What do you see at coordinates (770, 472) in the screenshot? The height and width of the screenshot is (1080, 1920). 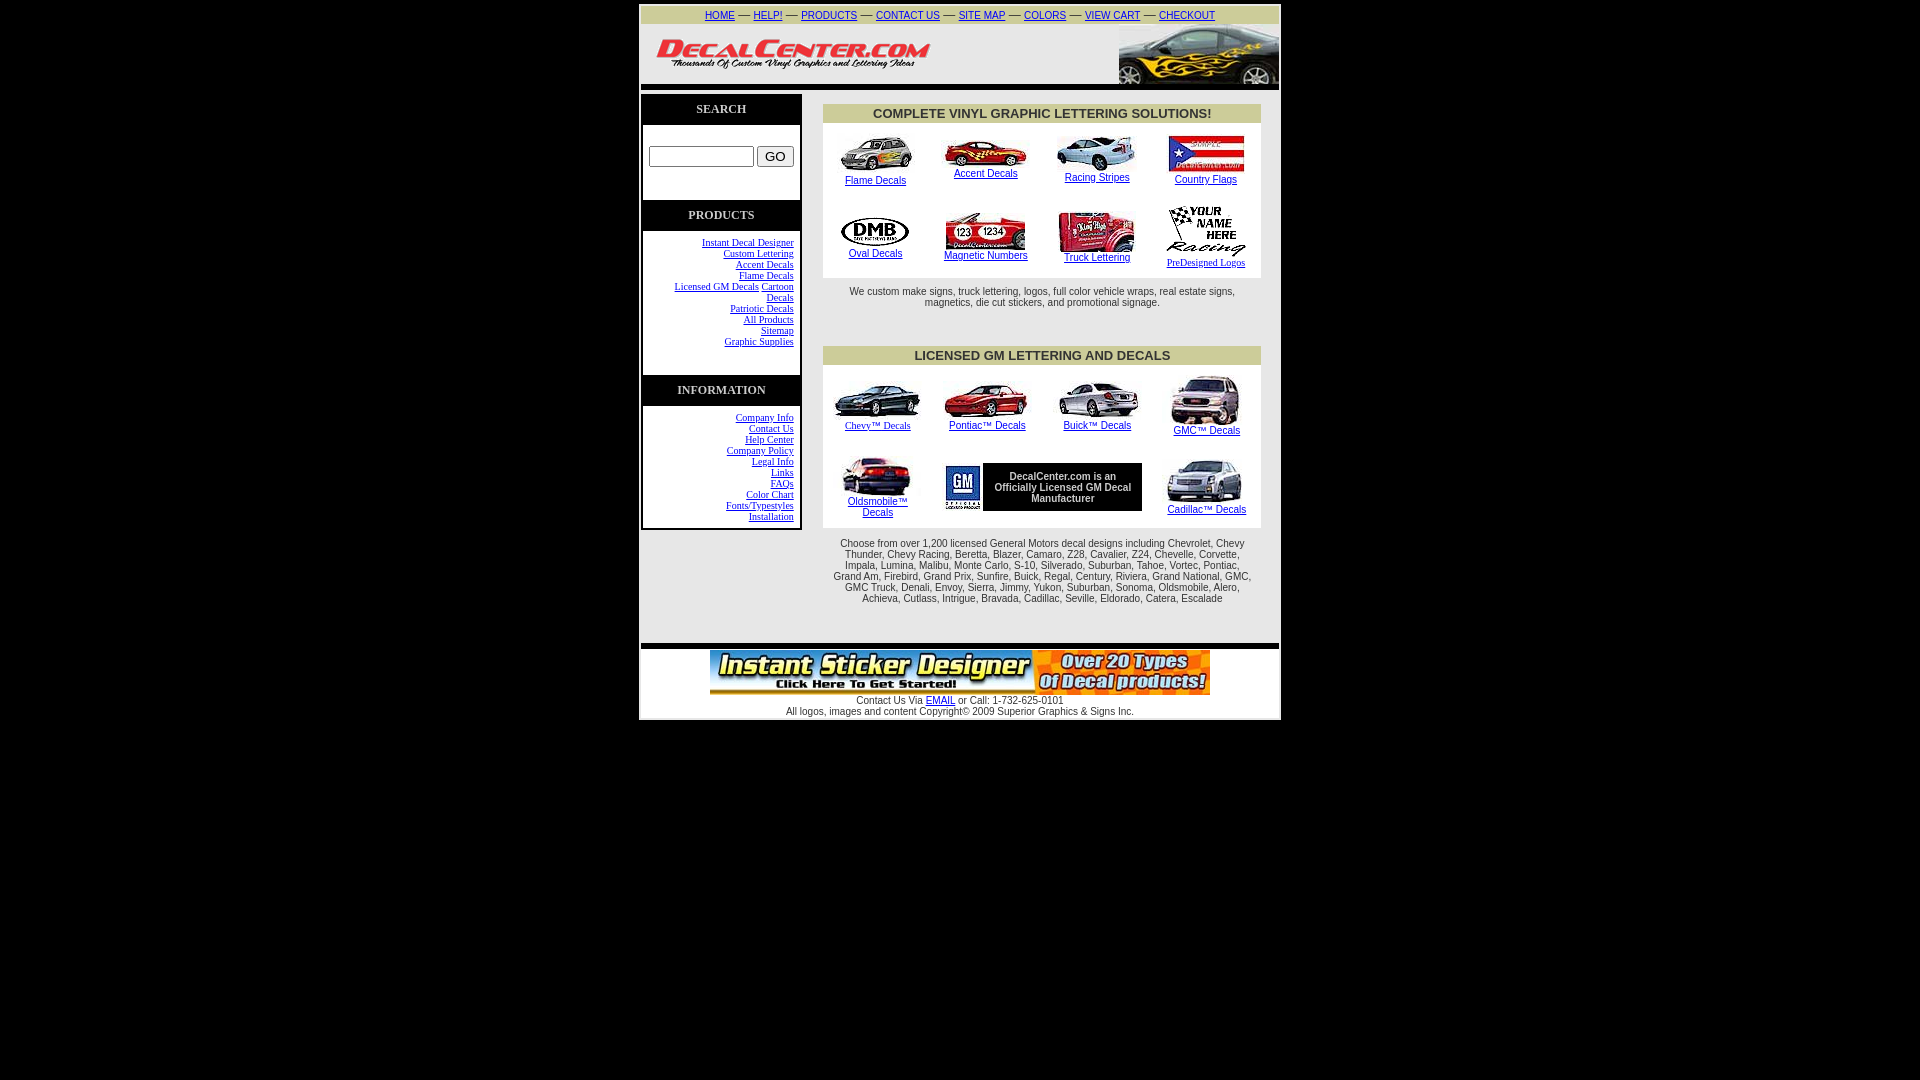 I see `'Links'` at bounding box center [770, 472].